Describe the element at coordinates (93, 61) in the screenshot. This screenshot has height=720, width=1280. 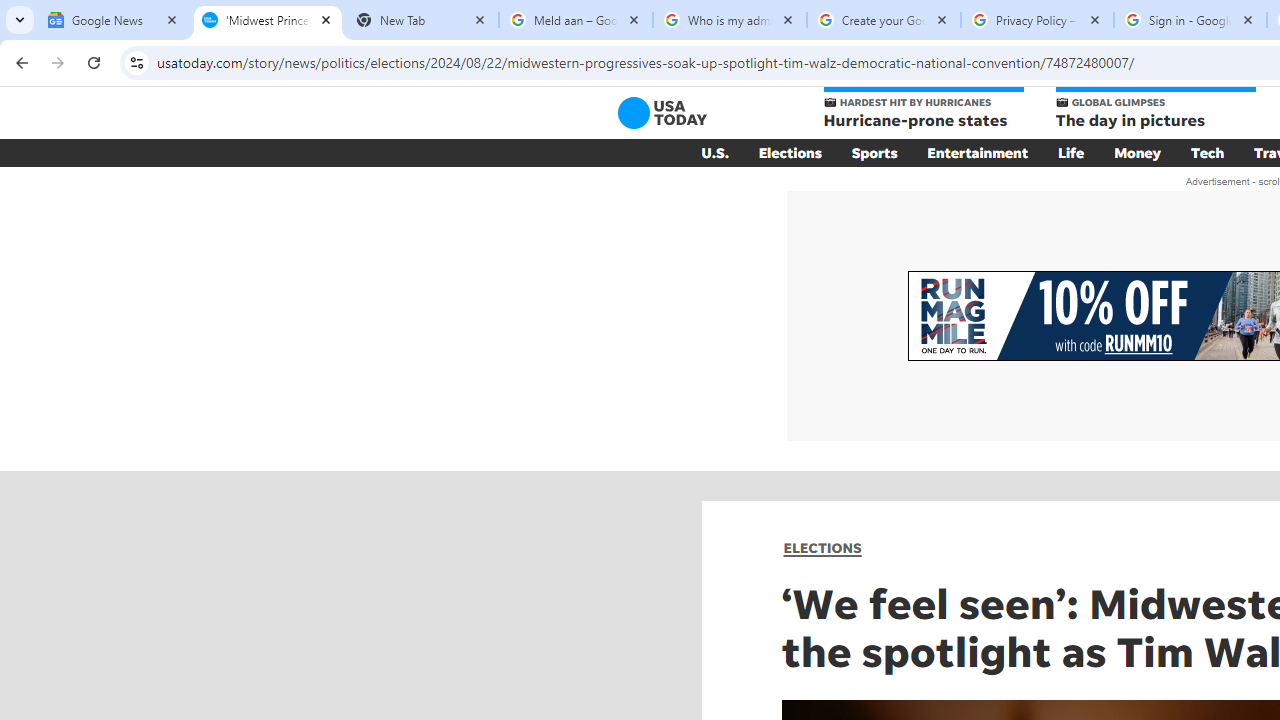
I see `'Reload'` at that location.